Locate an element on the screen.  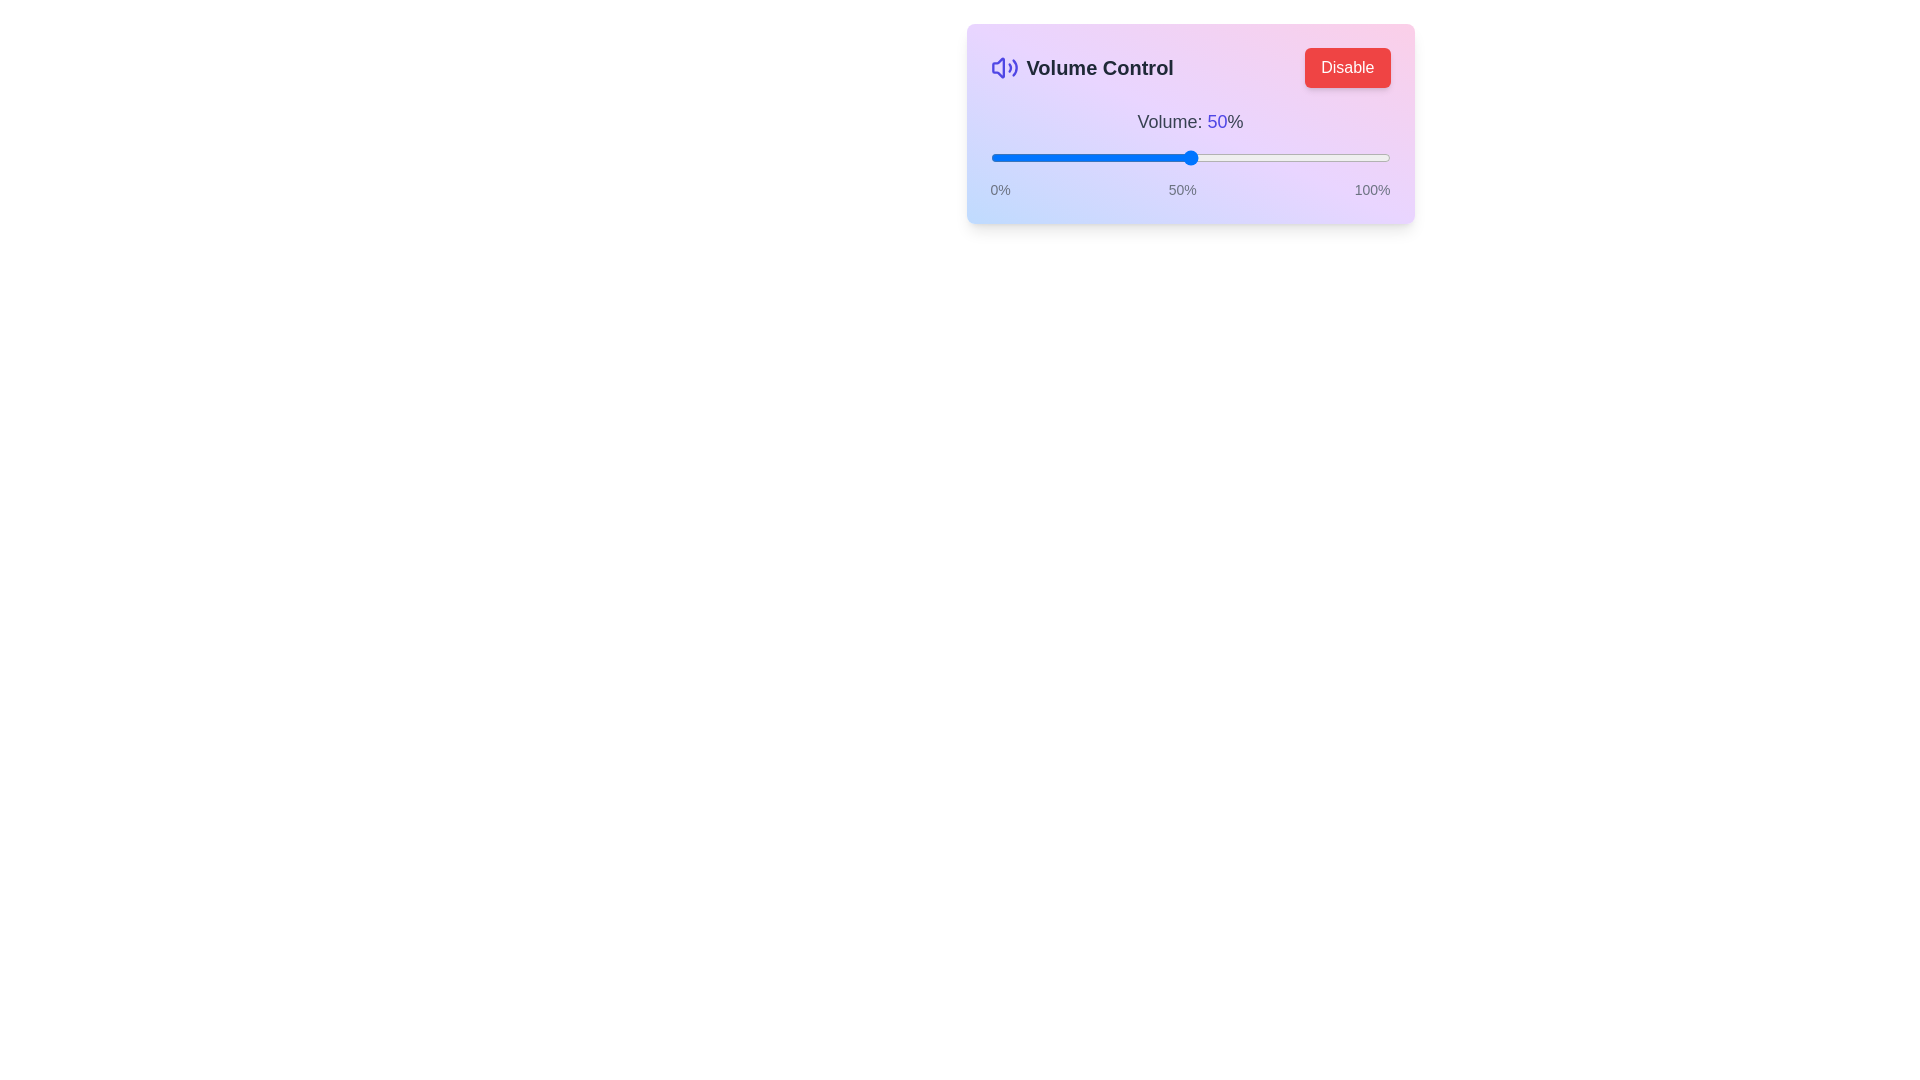
the volume is located at coordinates (1229, 157).